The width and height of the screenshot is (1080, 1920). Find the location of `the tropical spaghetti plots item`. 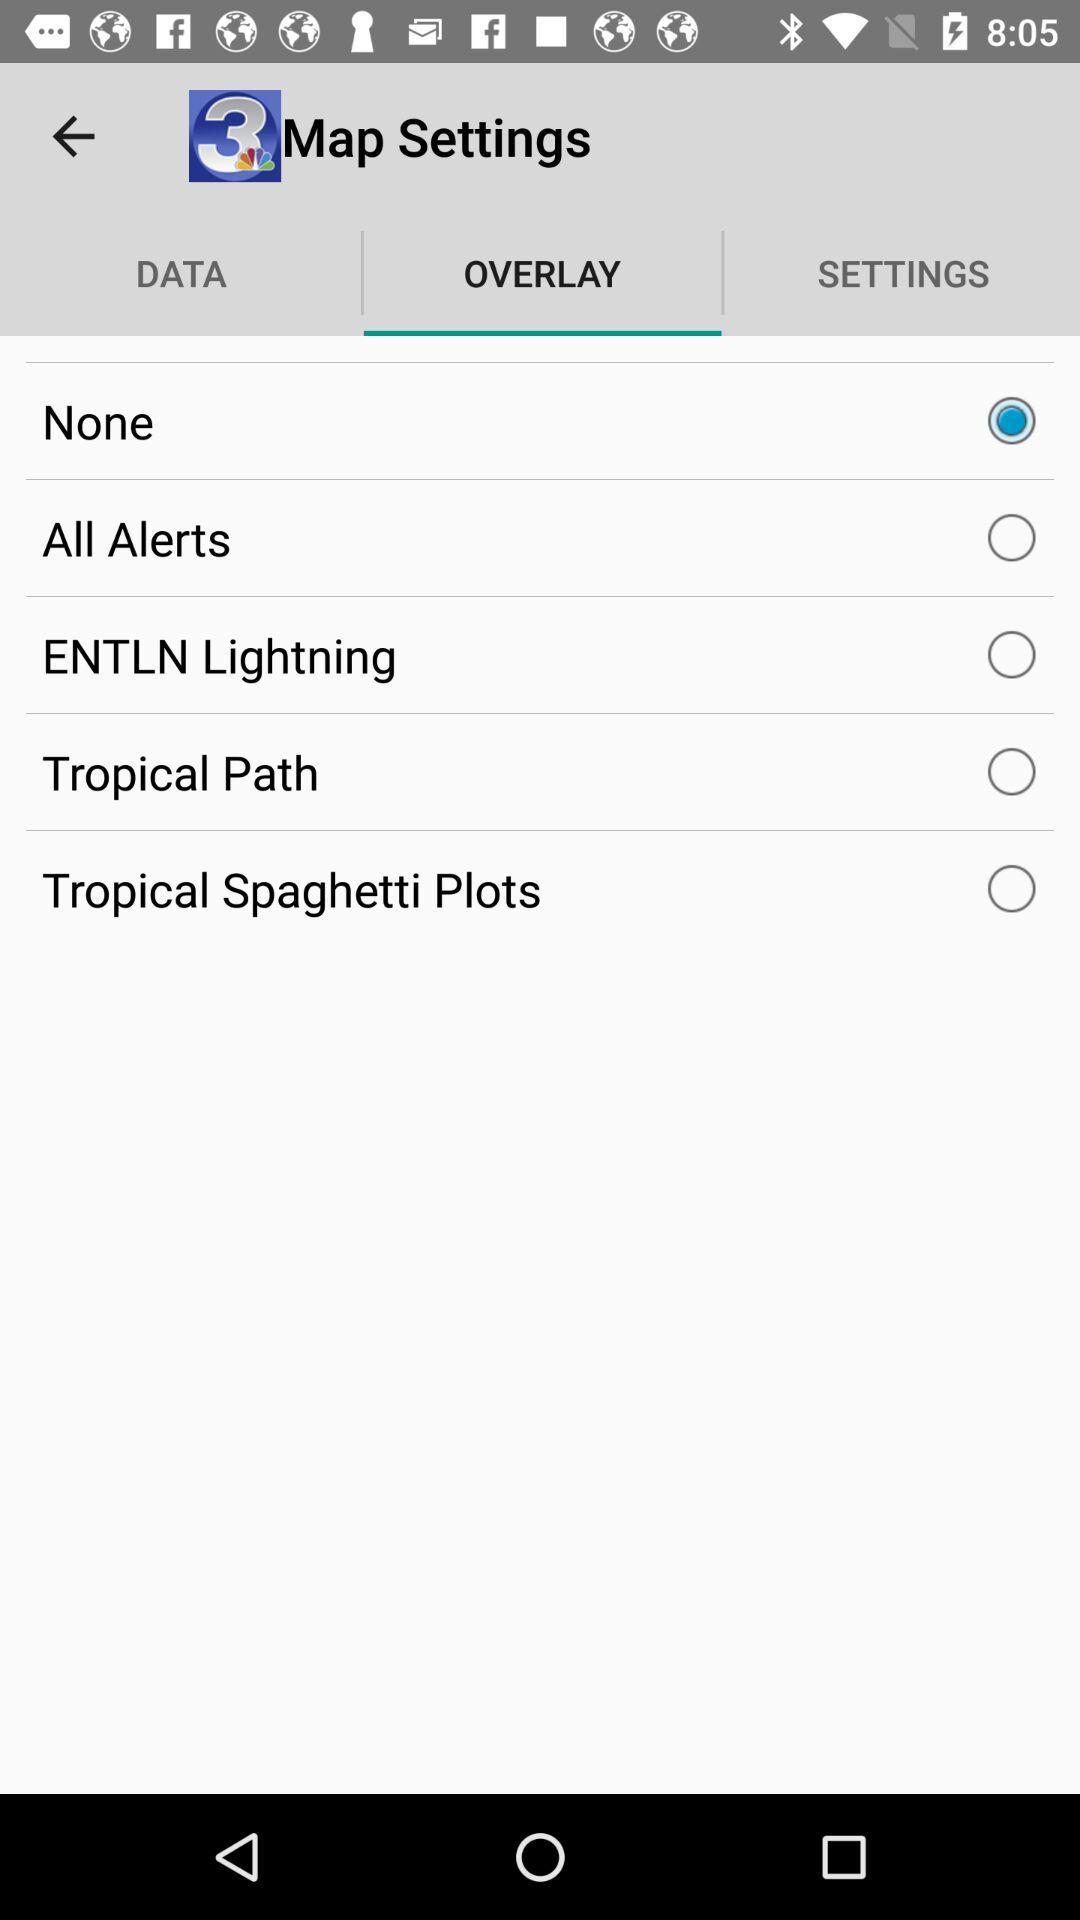

the tropical spaghetti plots item is located at coordinates (540, 888).